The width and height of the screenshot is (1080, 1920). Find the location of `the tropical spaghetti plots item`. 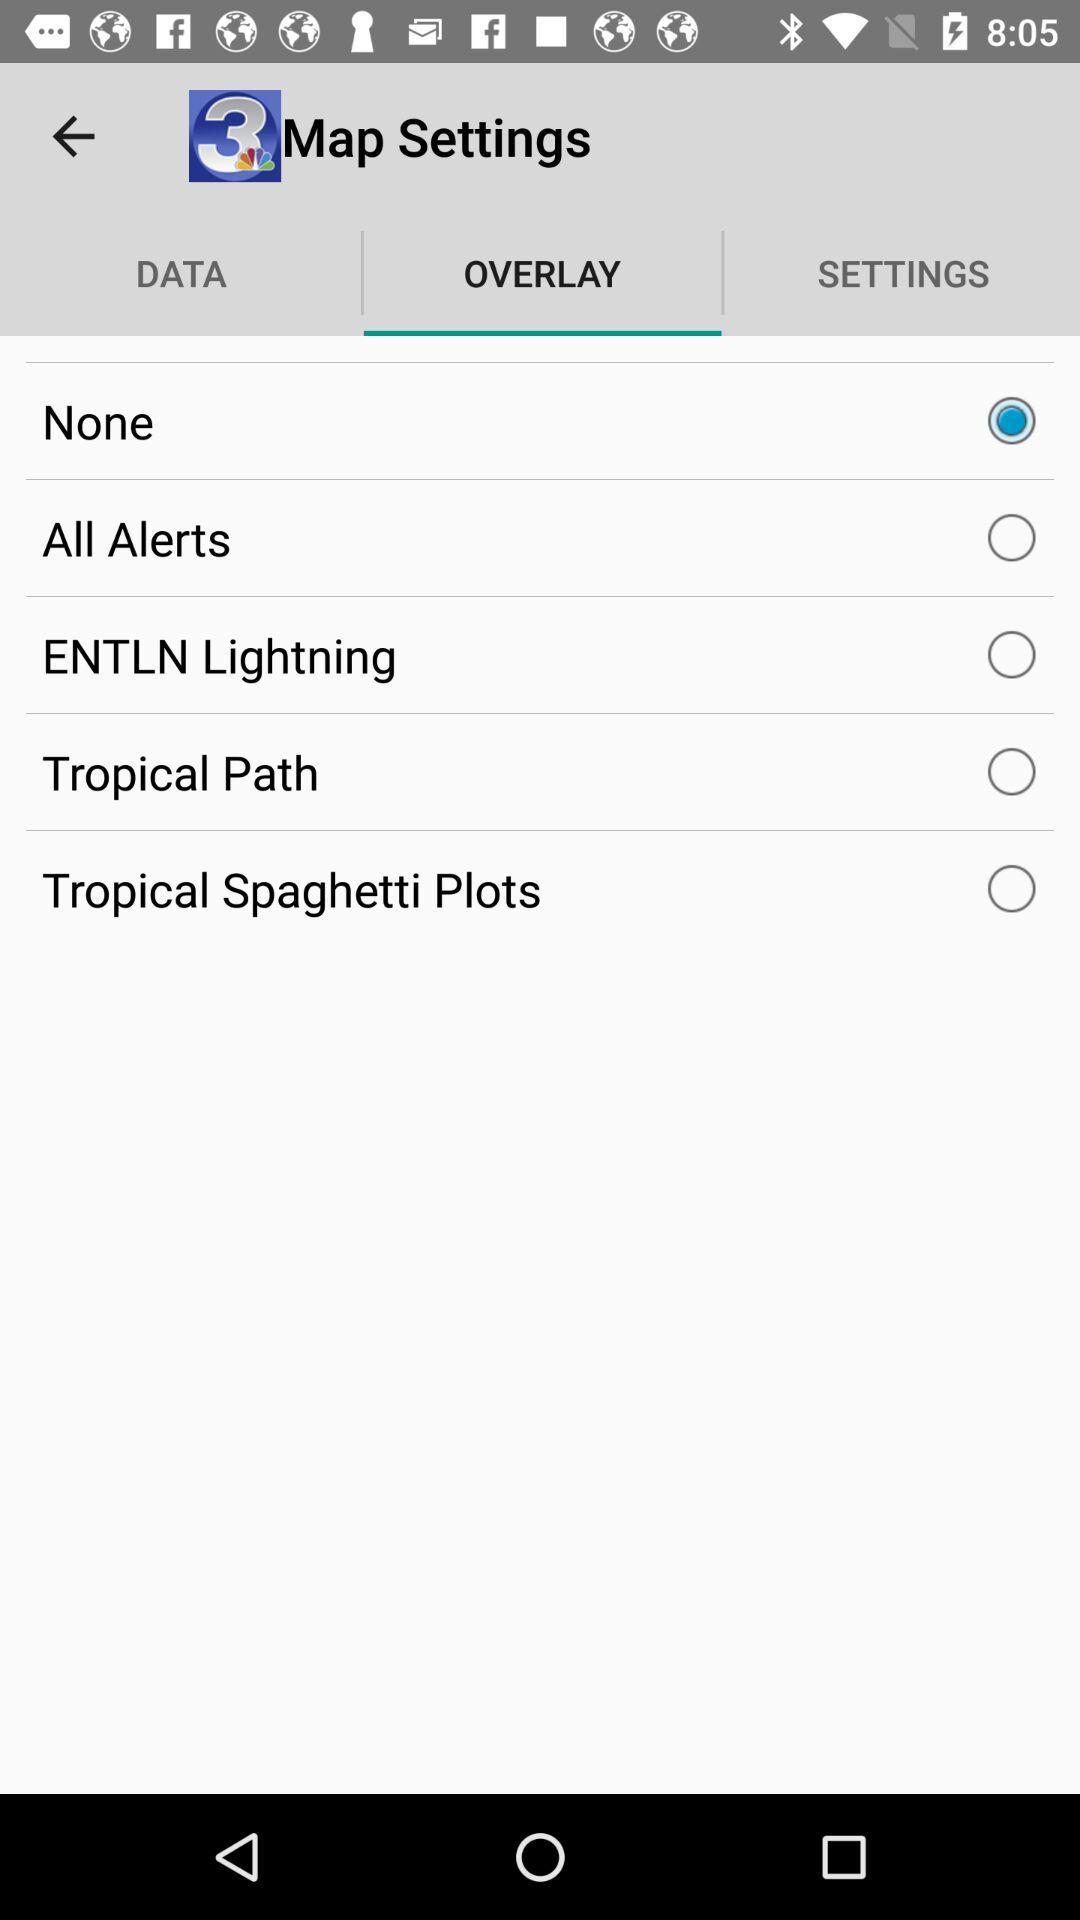

the tropical spaghetti plots item is located at coordinates (540, 888).